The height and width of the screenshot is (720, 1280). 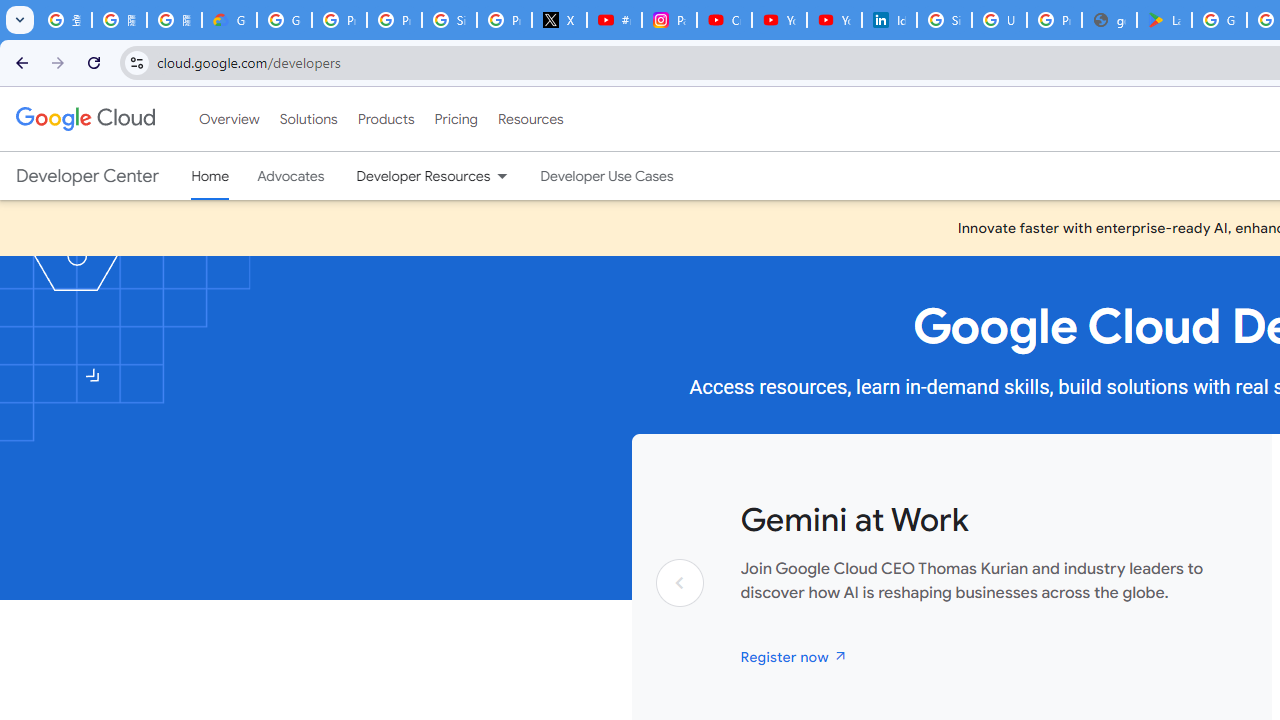 I want to click on 'Last Shelter: Survival - Apps on Google Play', so click(x=1164, y=20).